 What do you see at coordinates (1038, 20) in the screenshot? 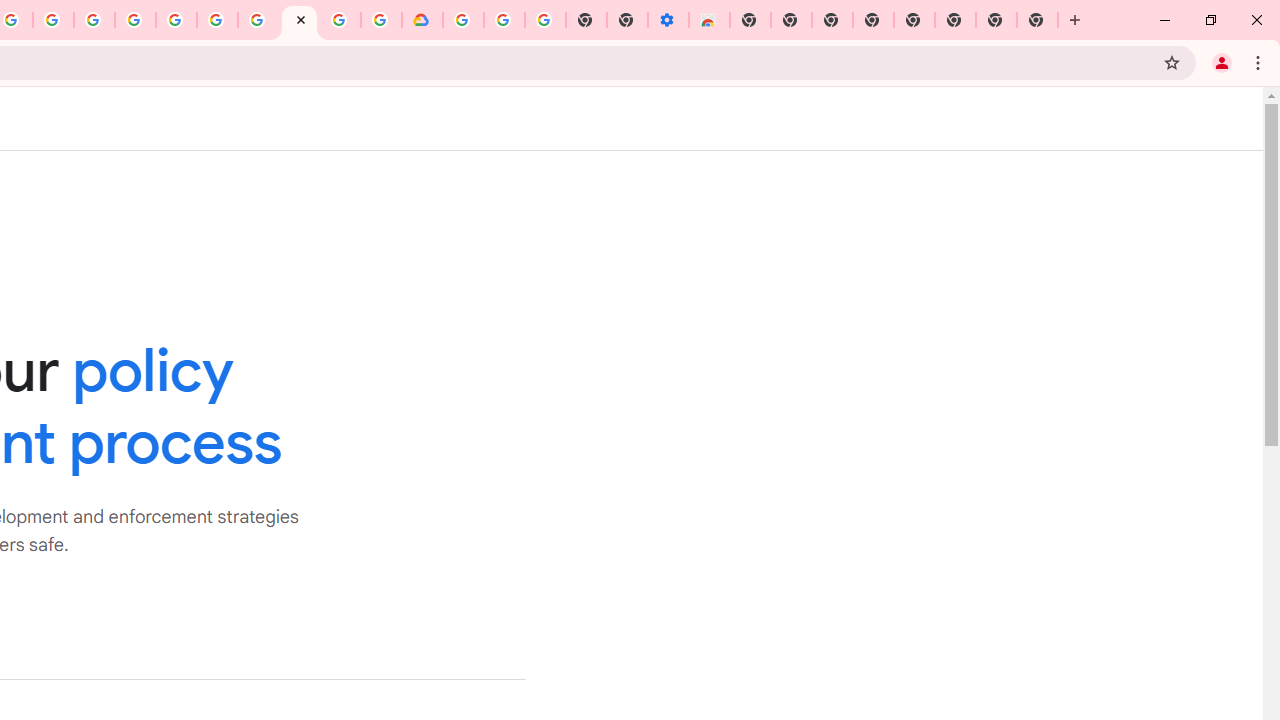
I see `'New Tab'` at bounding box center [1038, 20].